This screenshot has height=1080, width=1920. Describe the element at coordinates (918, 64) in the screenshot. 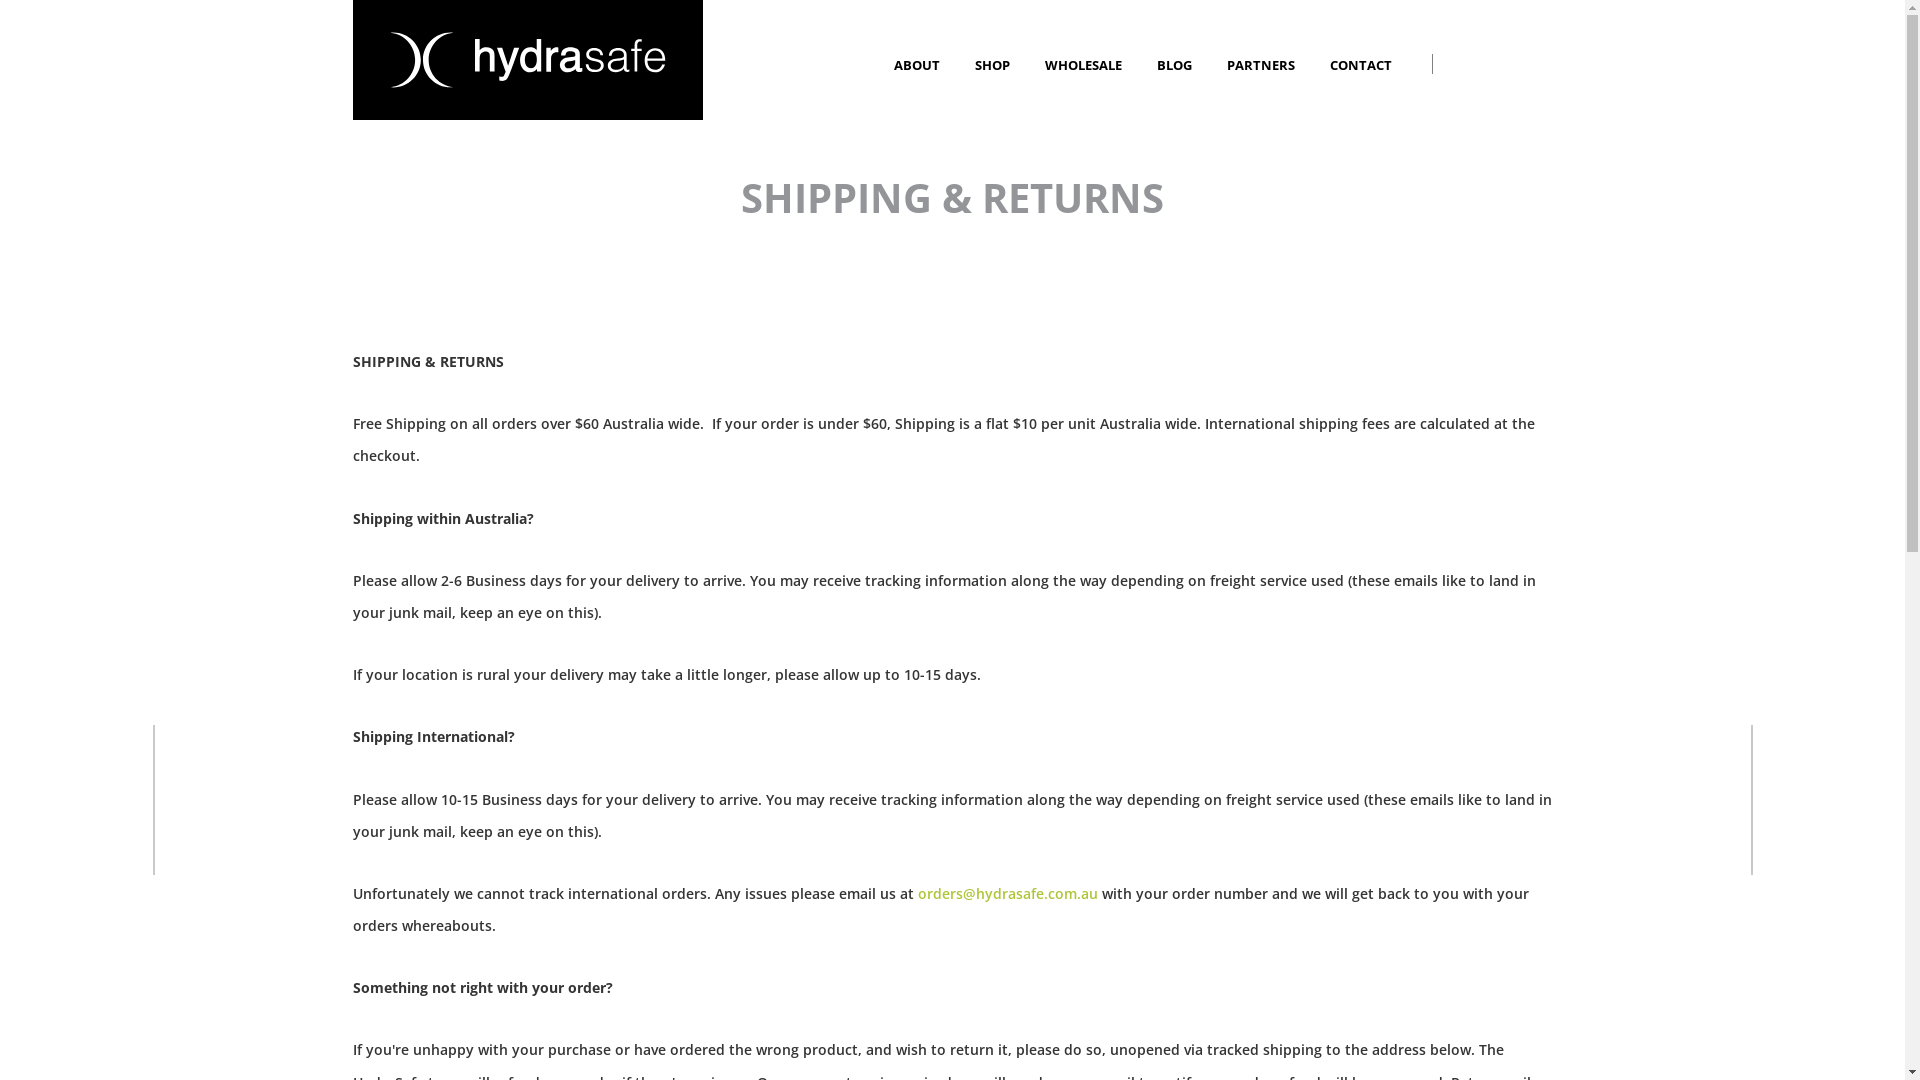

I see `'ABOUT'` at that location.